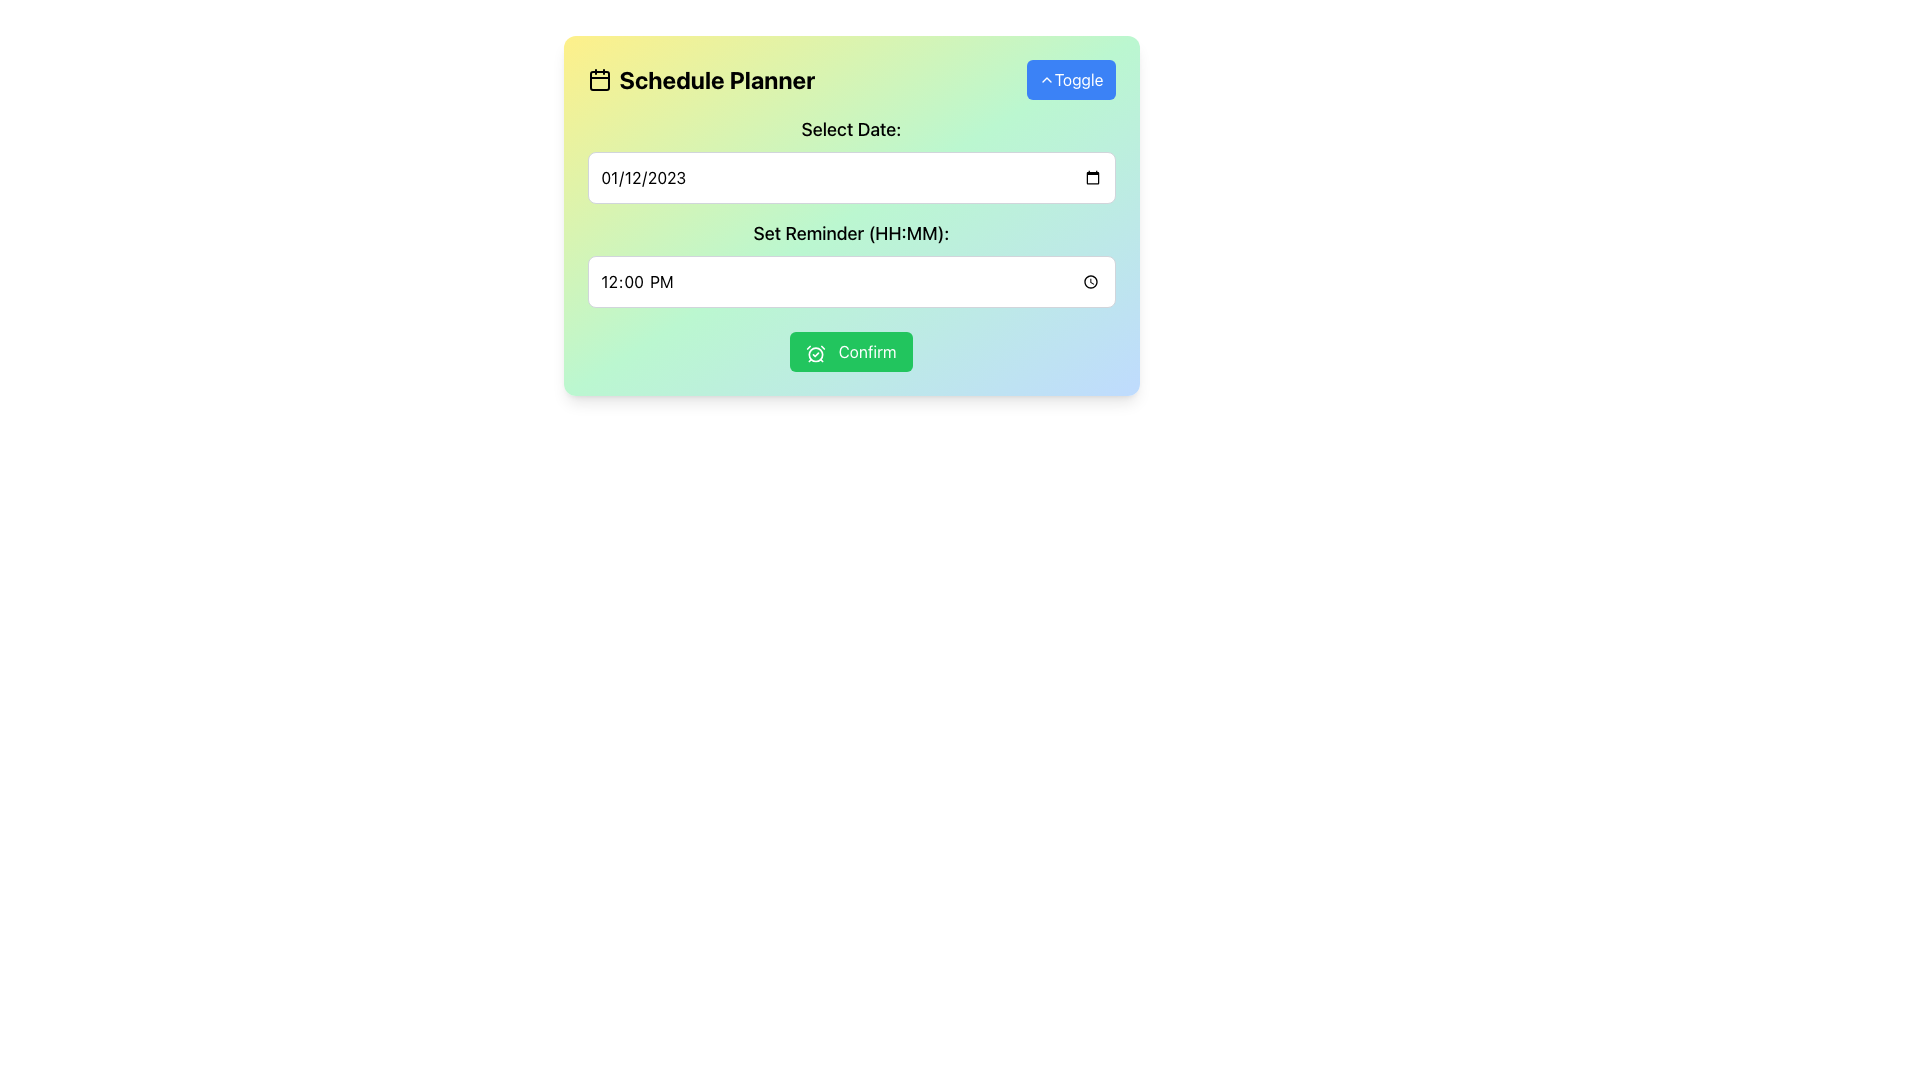 The width and height of the screenshot is (1920, 1080). What do you see at coordinates (1070, 79) in the screenshot?
I see `the toggle button located at the top-right corner of the 'Schedule Planner' section` at bounding box center [1070, 79].